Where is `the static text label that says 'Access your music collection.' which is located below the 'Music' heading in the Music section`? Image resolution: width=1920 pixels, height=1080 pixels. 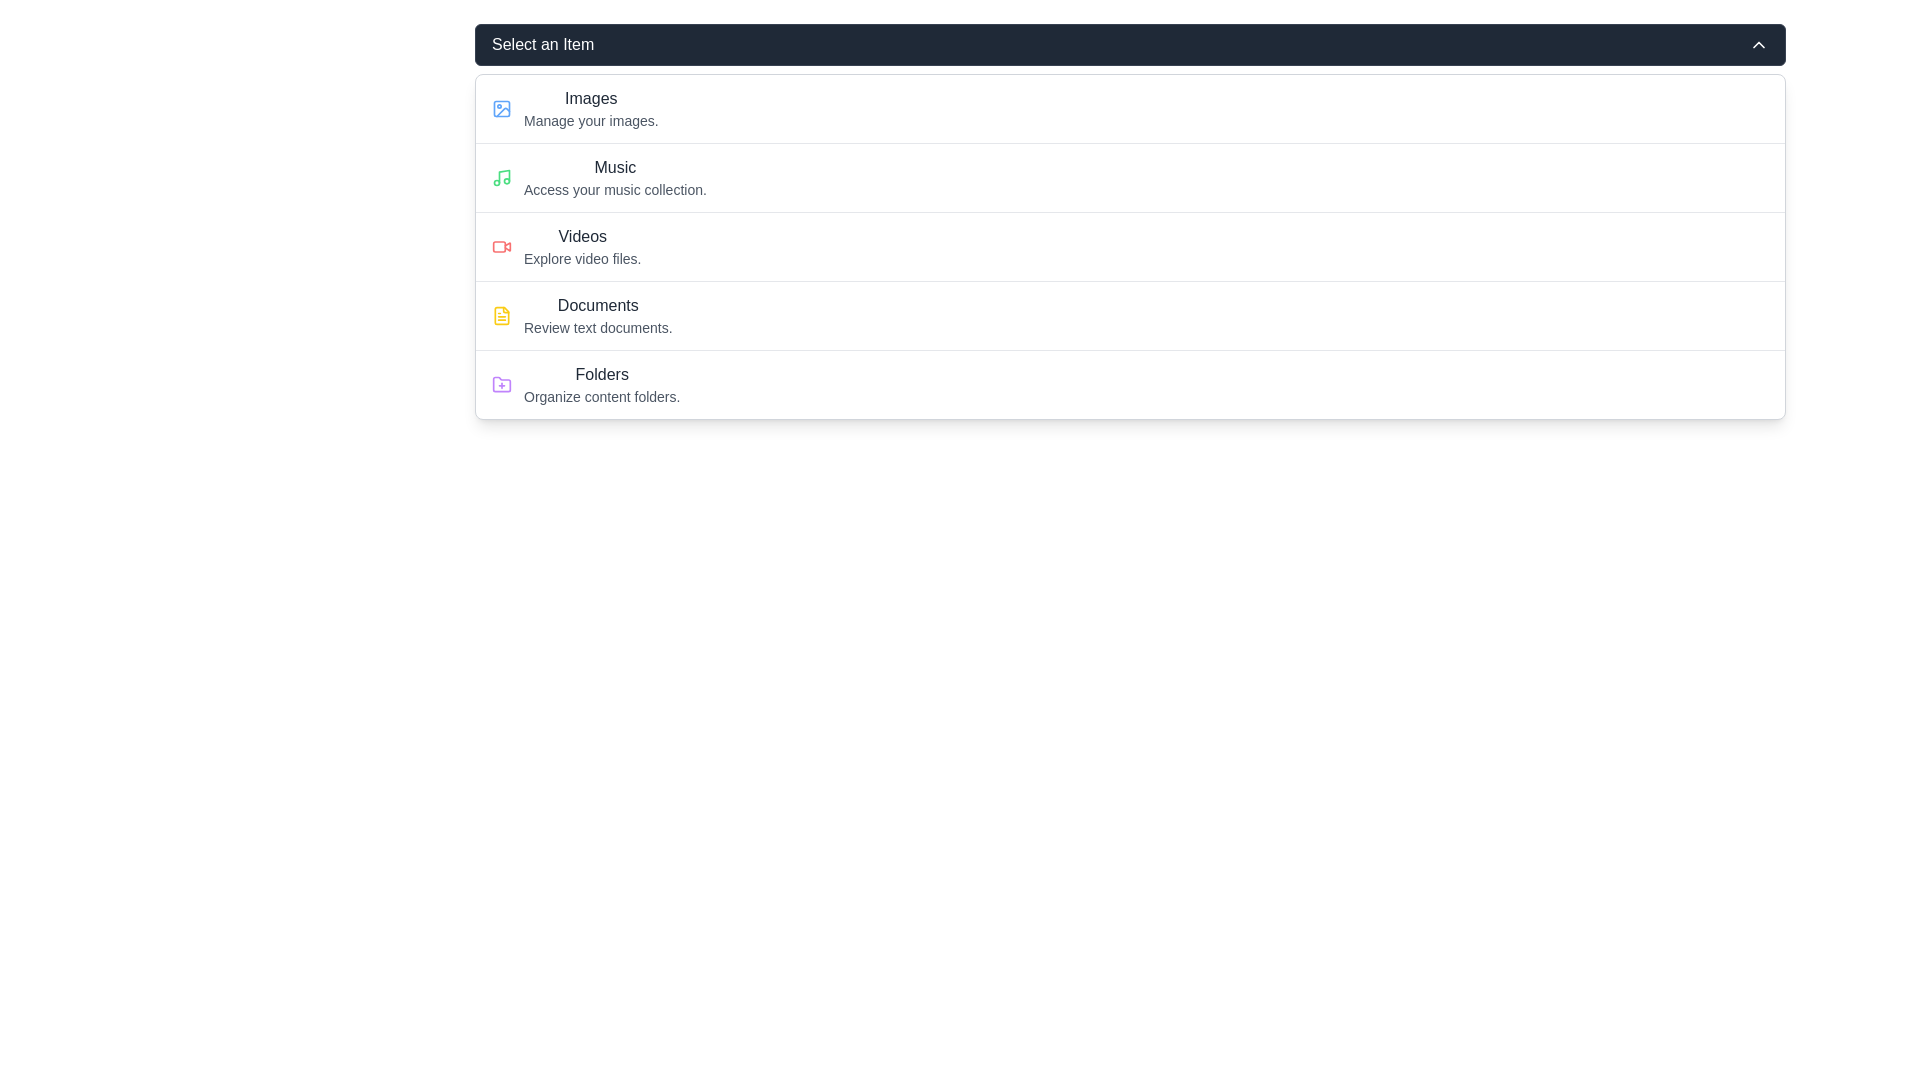 the static text label that says 'Access your music collection.' which is located below the 'Music' heading in the Music section is located at coordinates (614, 189).